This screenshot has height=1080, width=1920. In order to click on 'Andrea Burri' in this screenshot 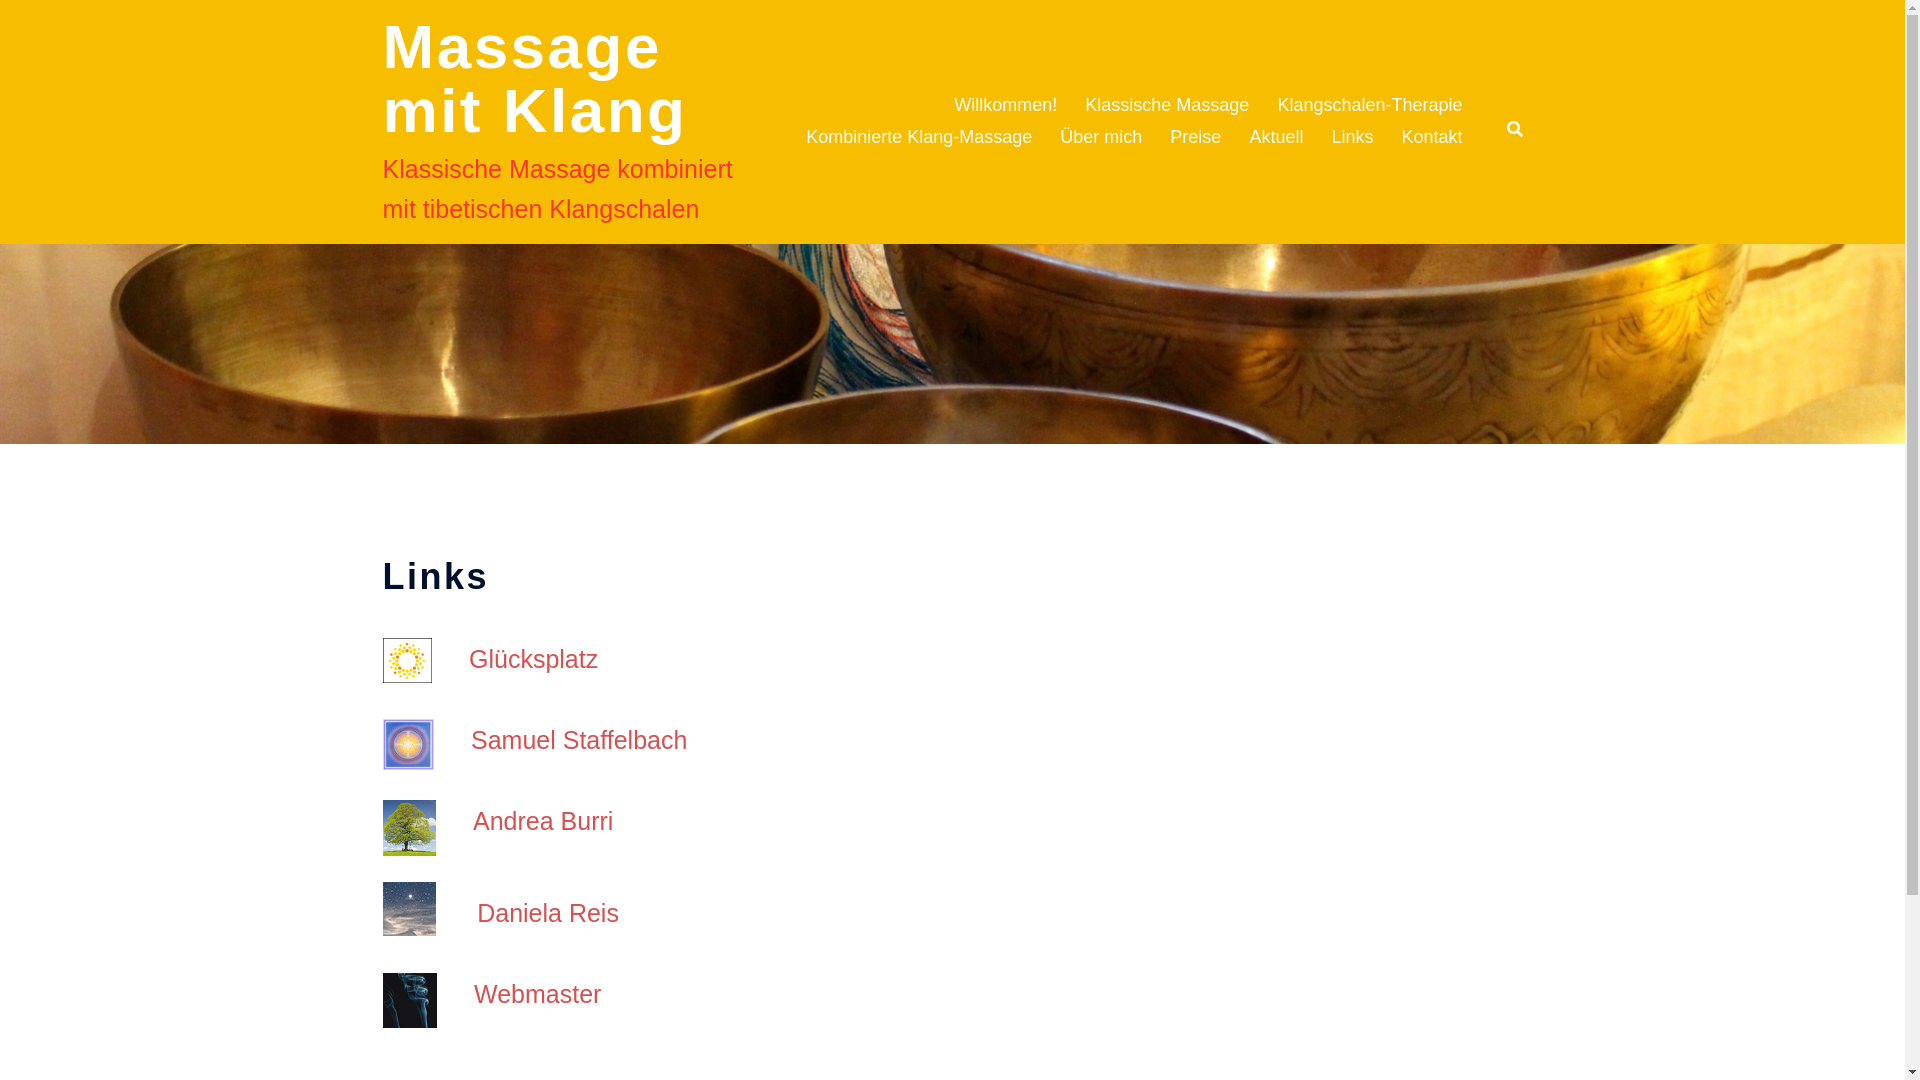, I will do `click(542, 821)`.